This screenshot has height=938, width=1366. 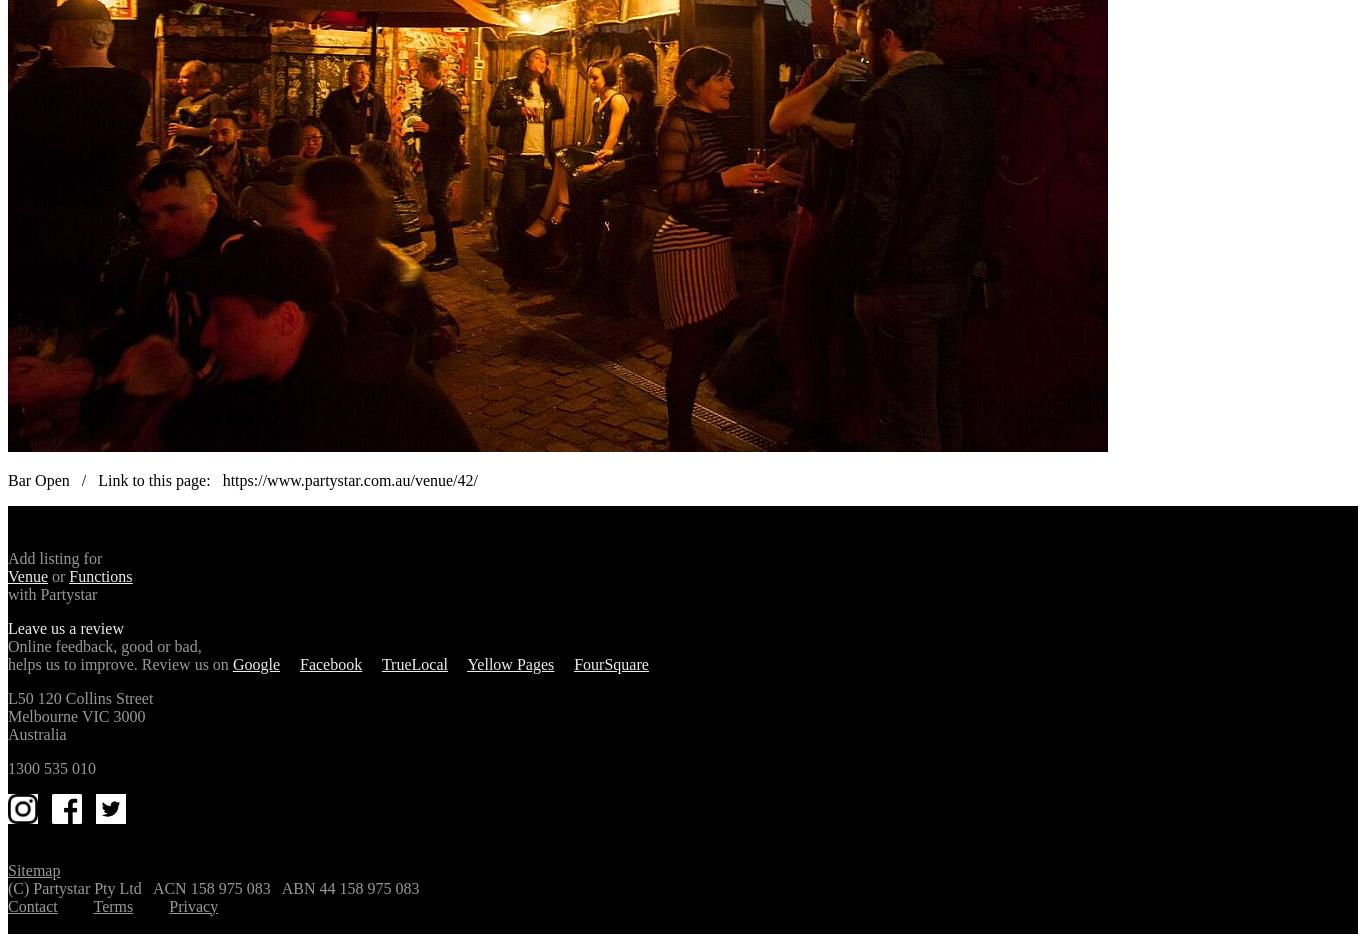 What do you see at coordinates (58, 574) in the screenshot?
I see `'or'` at bounding box center [58, 574].